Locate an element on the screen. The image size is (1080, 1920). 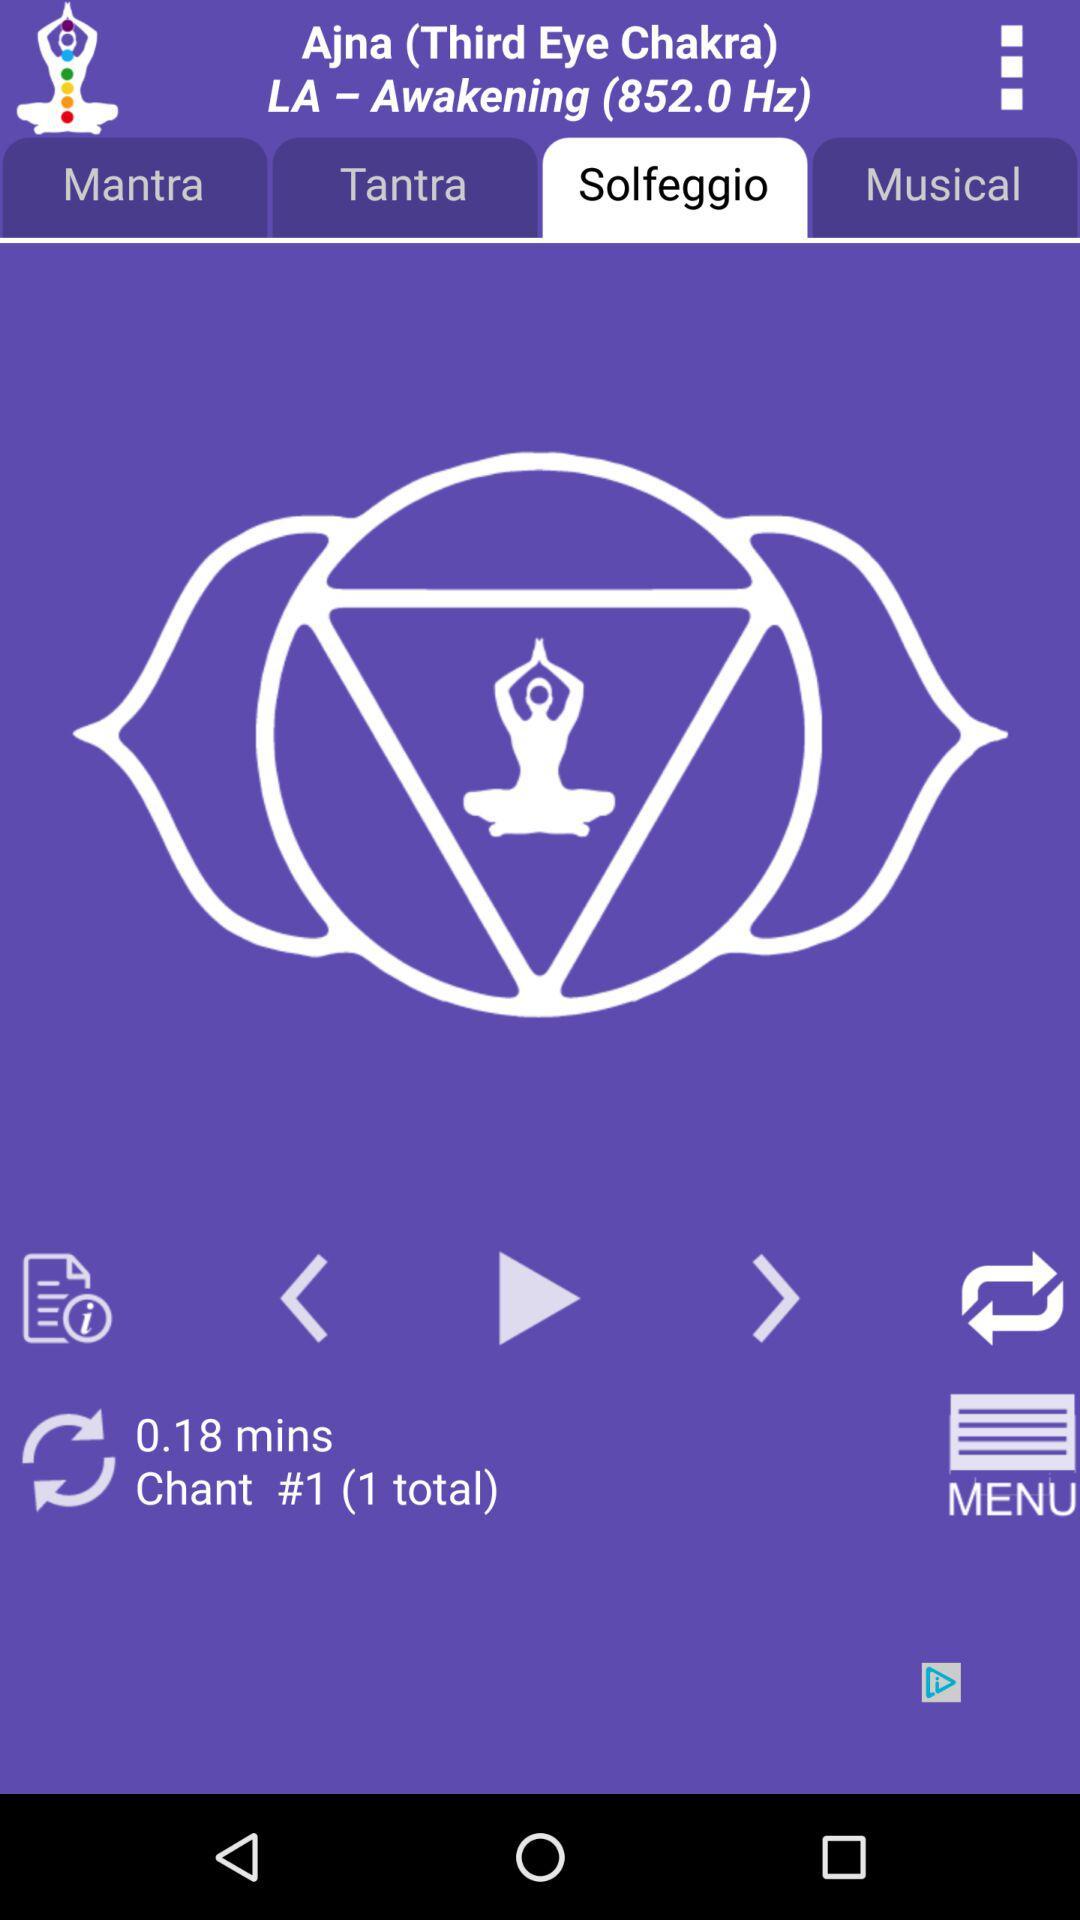
menu page is located at coordinates (1012, 1460).